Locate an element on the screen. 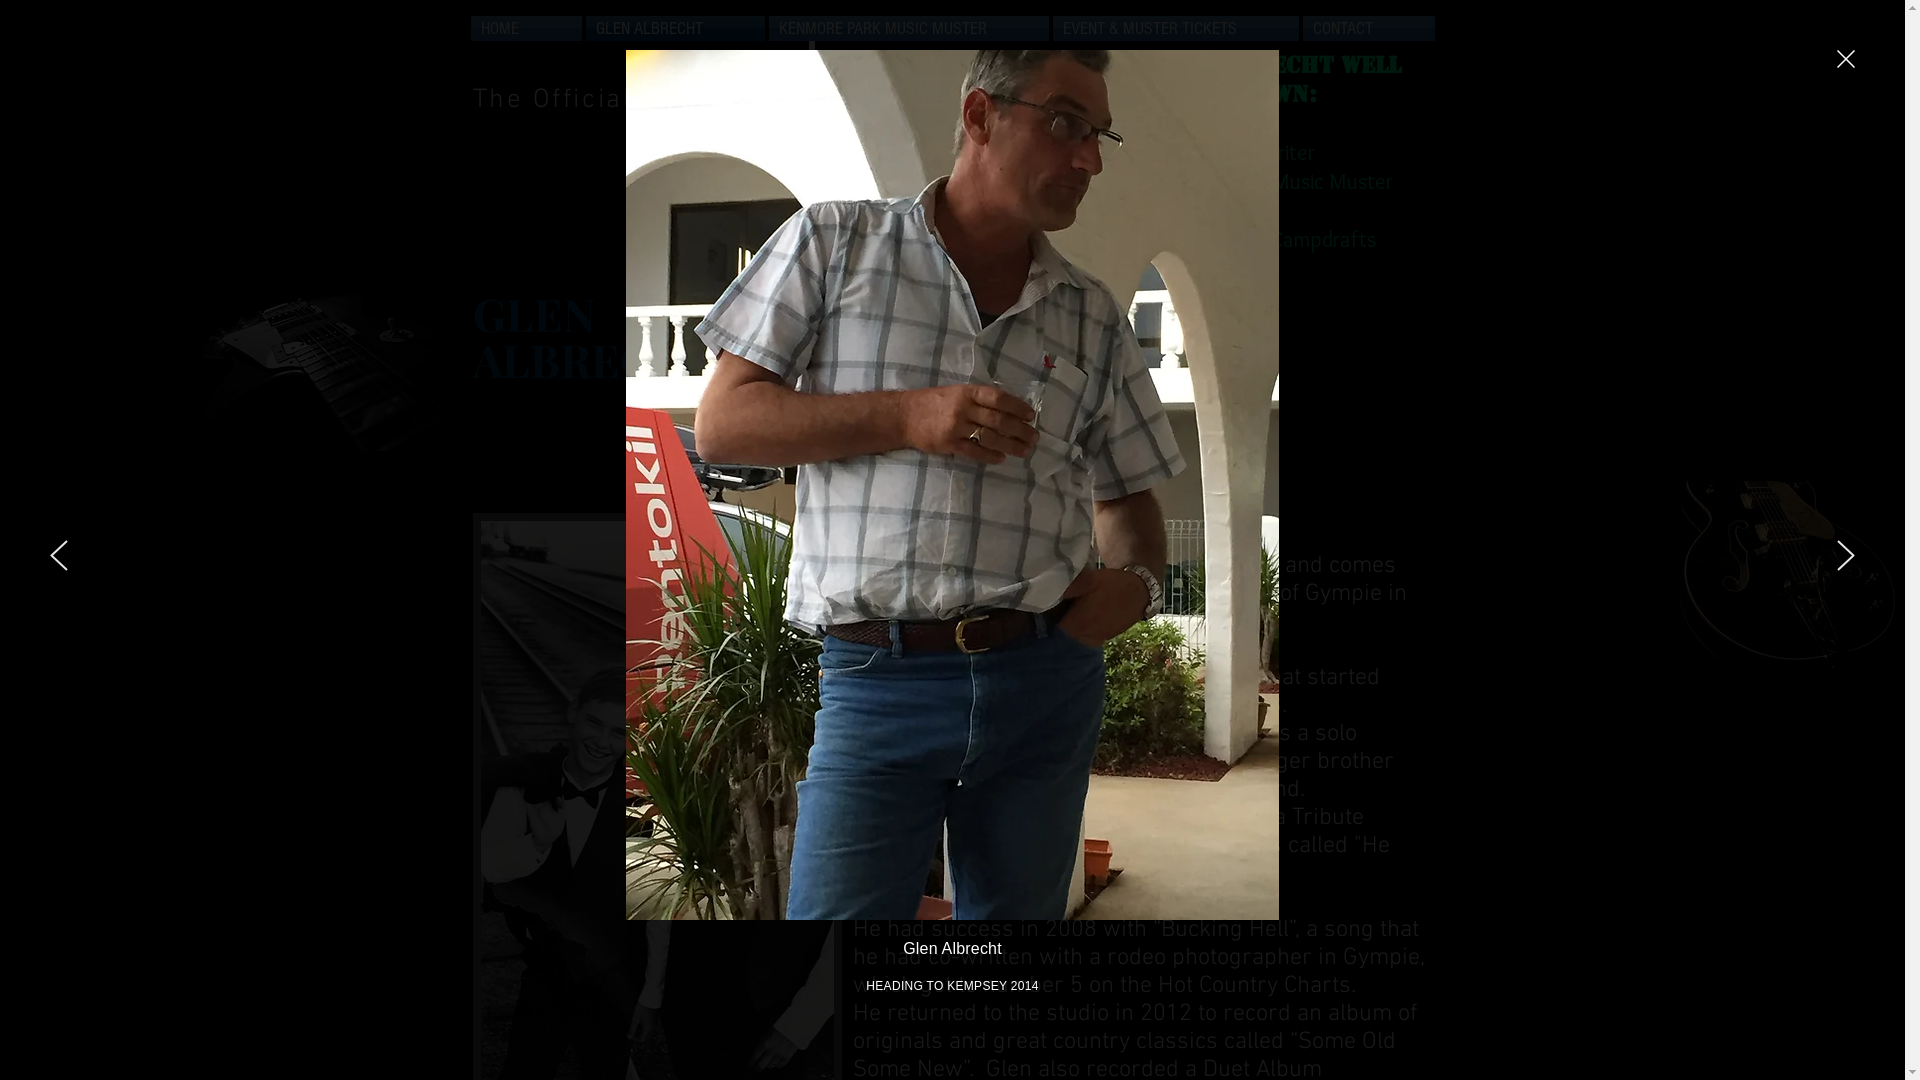 The image size is (1920, 1080). 'GLEN ALBRECHT' is located at coordinates (675, 28).